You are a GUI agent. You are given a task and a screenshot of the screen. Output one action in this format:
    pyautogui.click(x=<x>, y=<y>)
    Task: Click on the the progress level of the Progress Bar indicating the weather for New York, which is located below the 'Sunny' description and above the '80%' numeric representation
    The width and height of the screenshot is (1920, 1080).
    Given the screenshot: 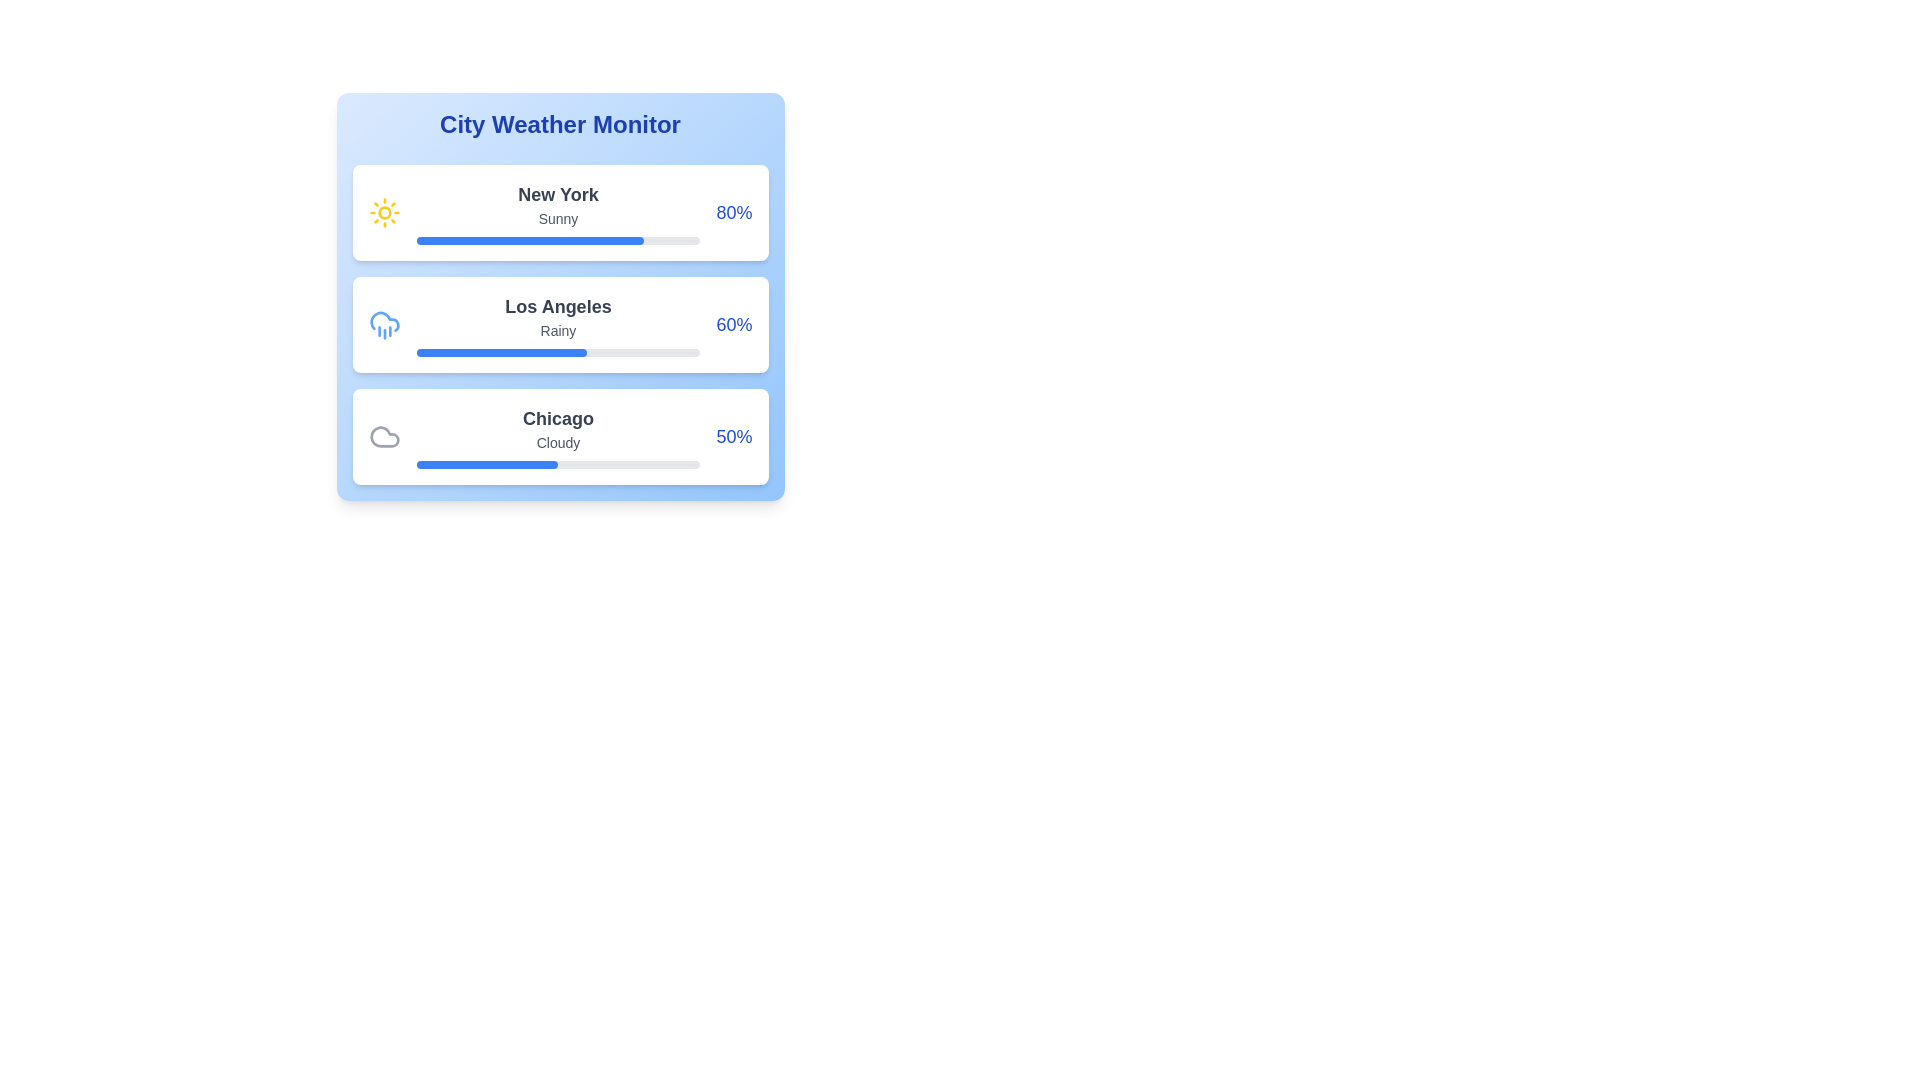 What is the action you would take?
    pyautogui.click(x=558, y=239)
    